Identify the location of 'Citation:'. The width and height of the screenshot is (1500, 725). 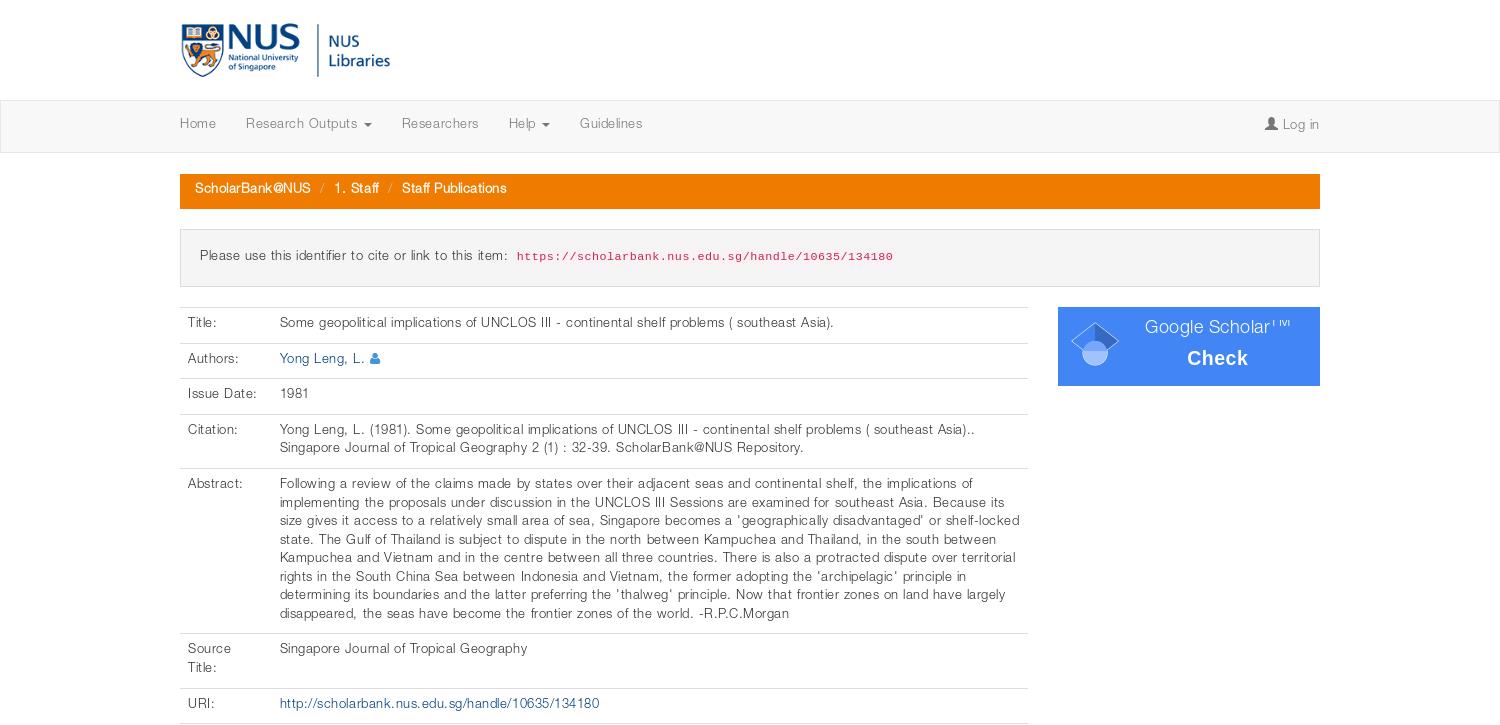
(214, 429).